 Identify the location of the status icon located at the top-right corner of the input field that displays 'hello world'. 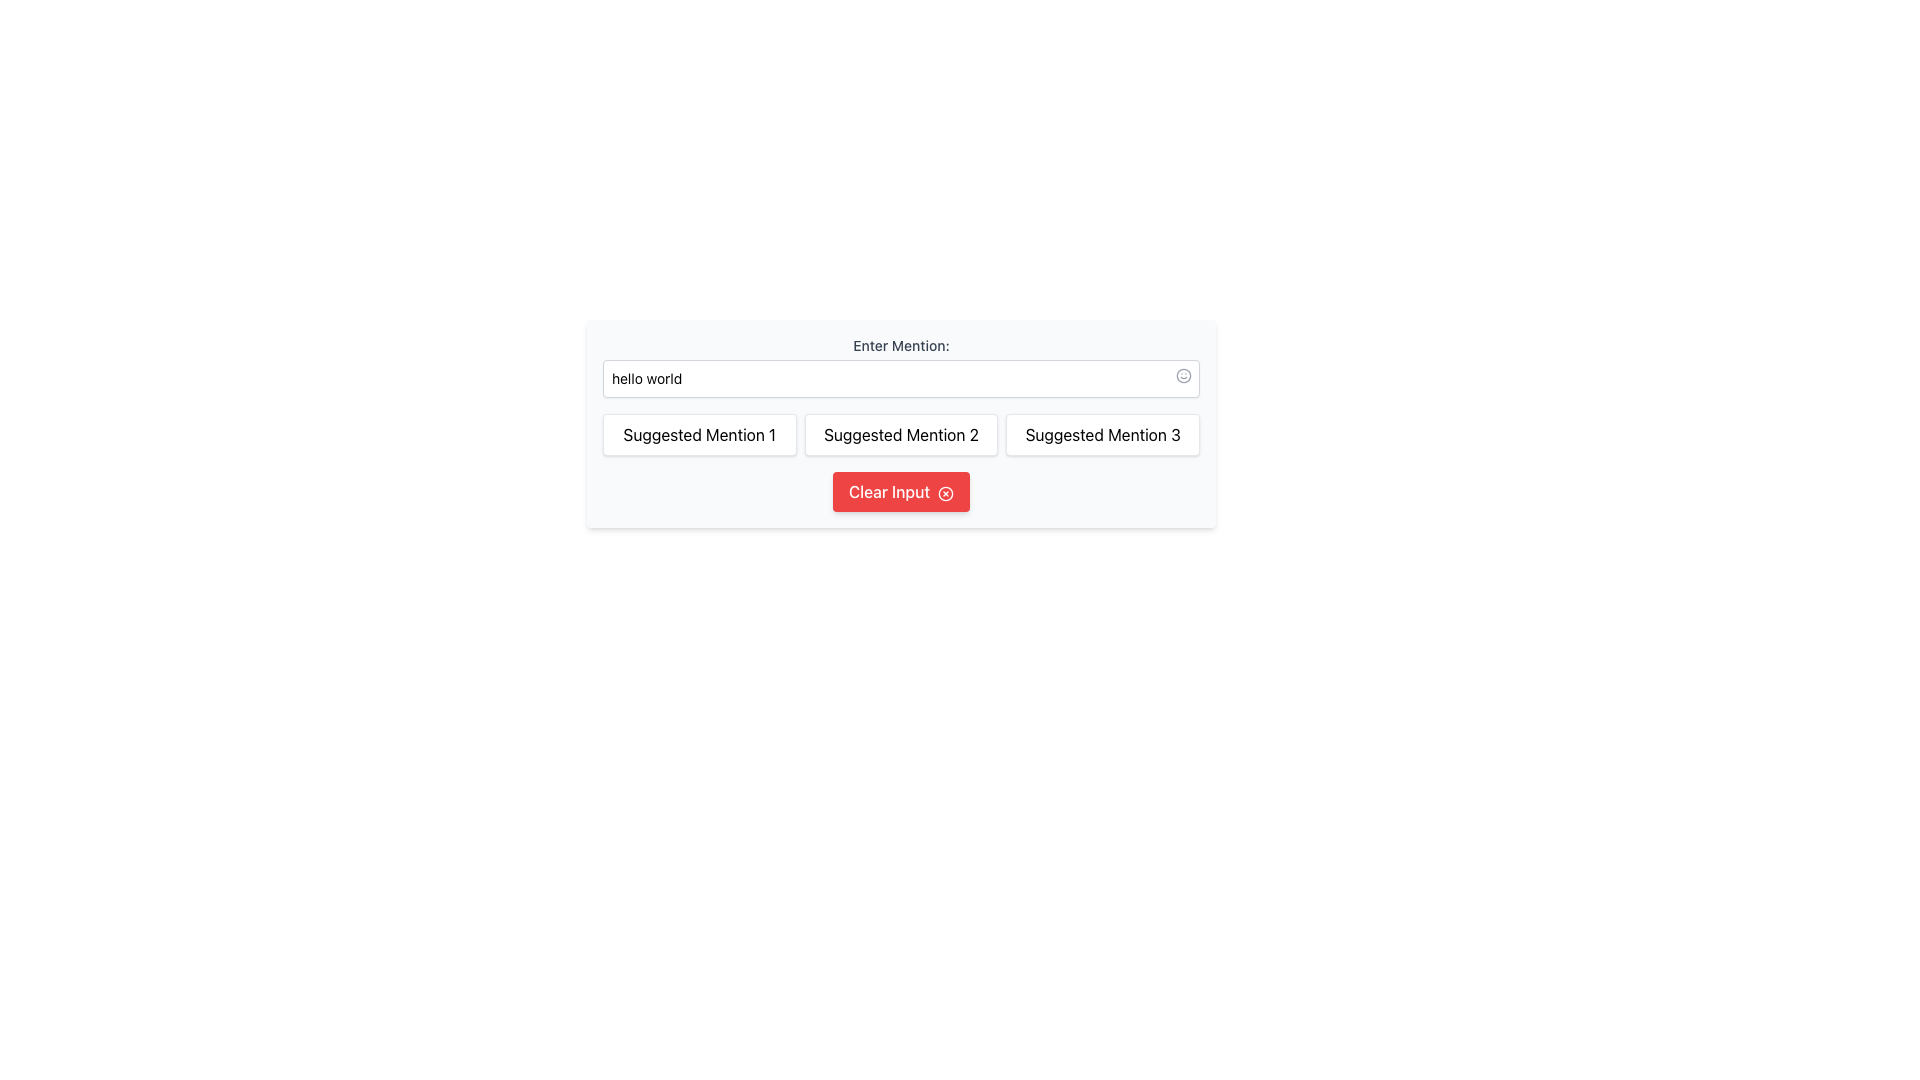
(1184, 375).